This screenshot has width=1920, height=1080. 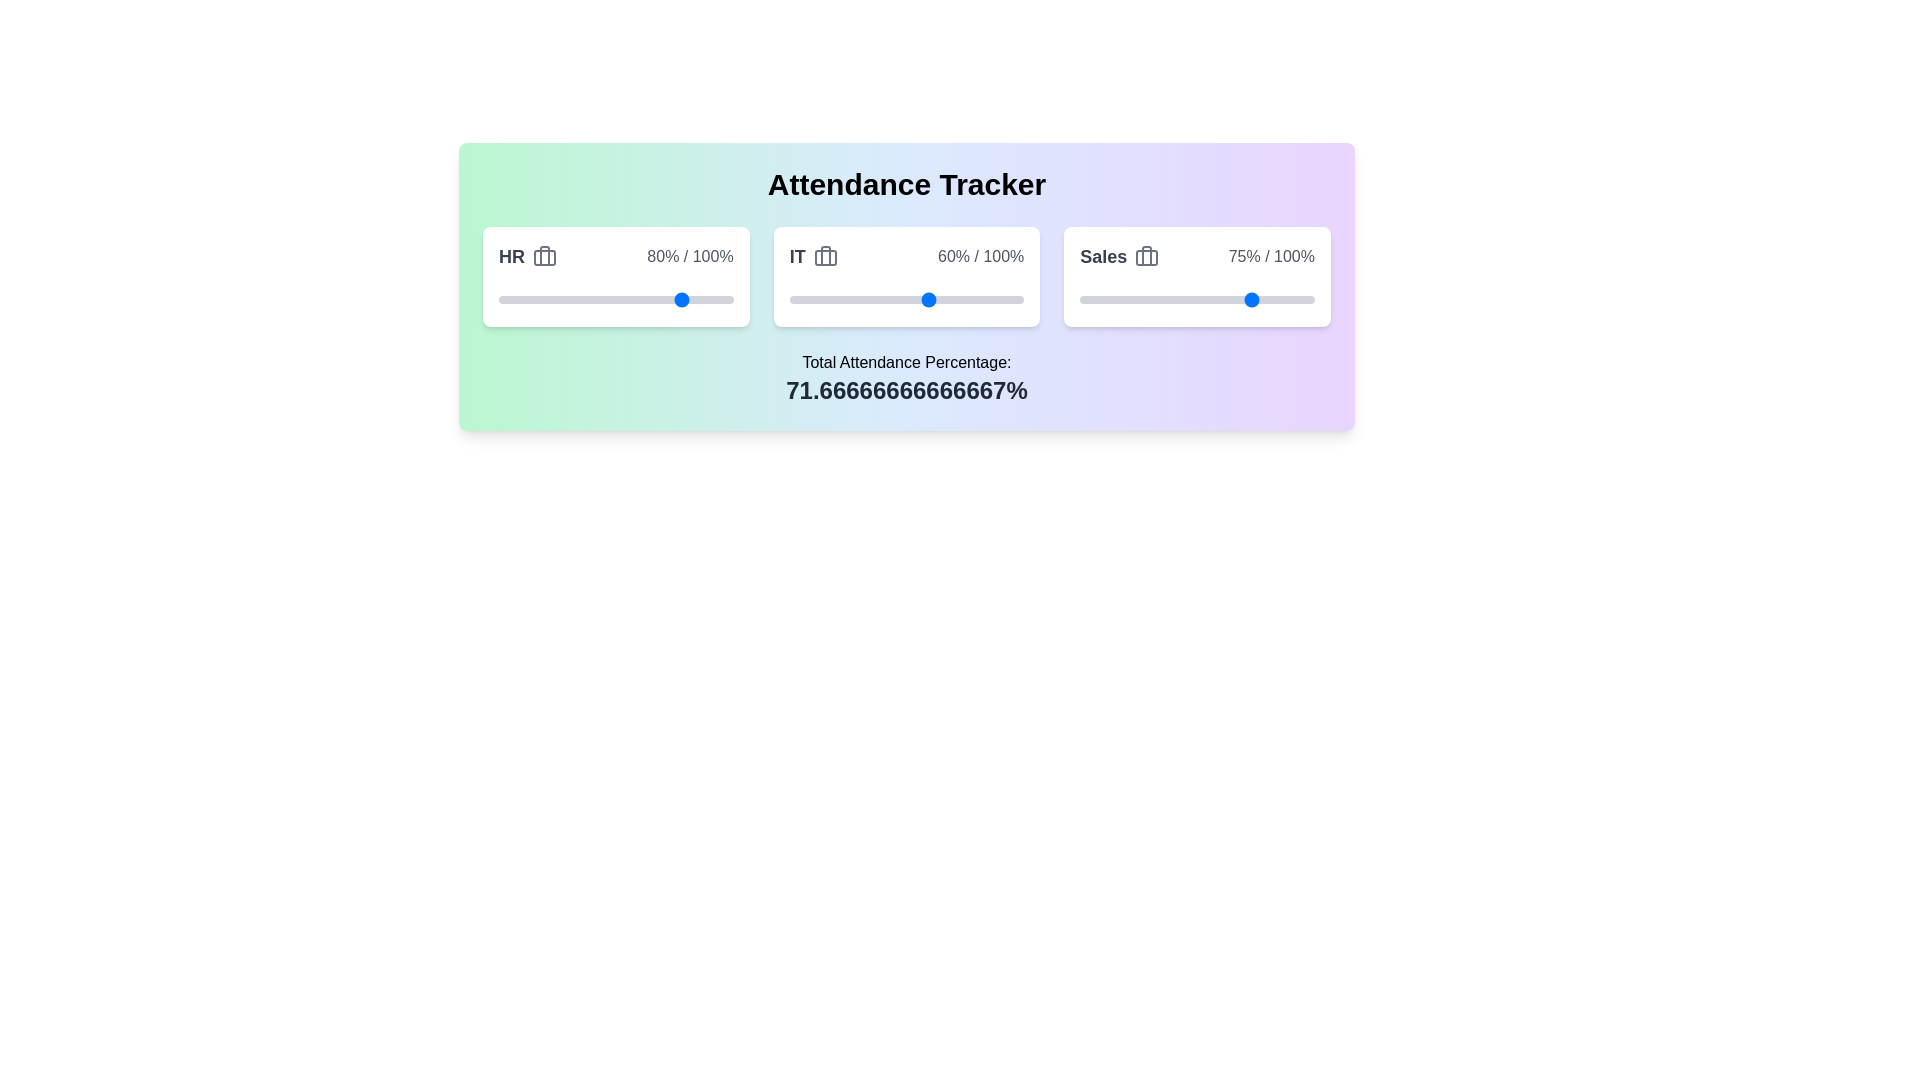 I want to click on the IT attendance slider, so click(x=922, y=300).